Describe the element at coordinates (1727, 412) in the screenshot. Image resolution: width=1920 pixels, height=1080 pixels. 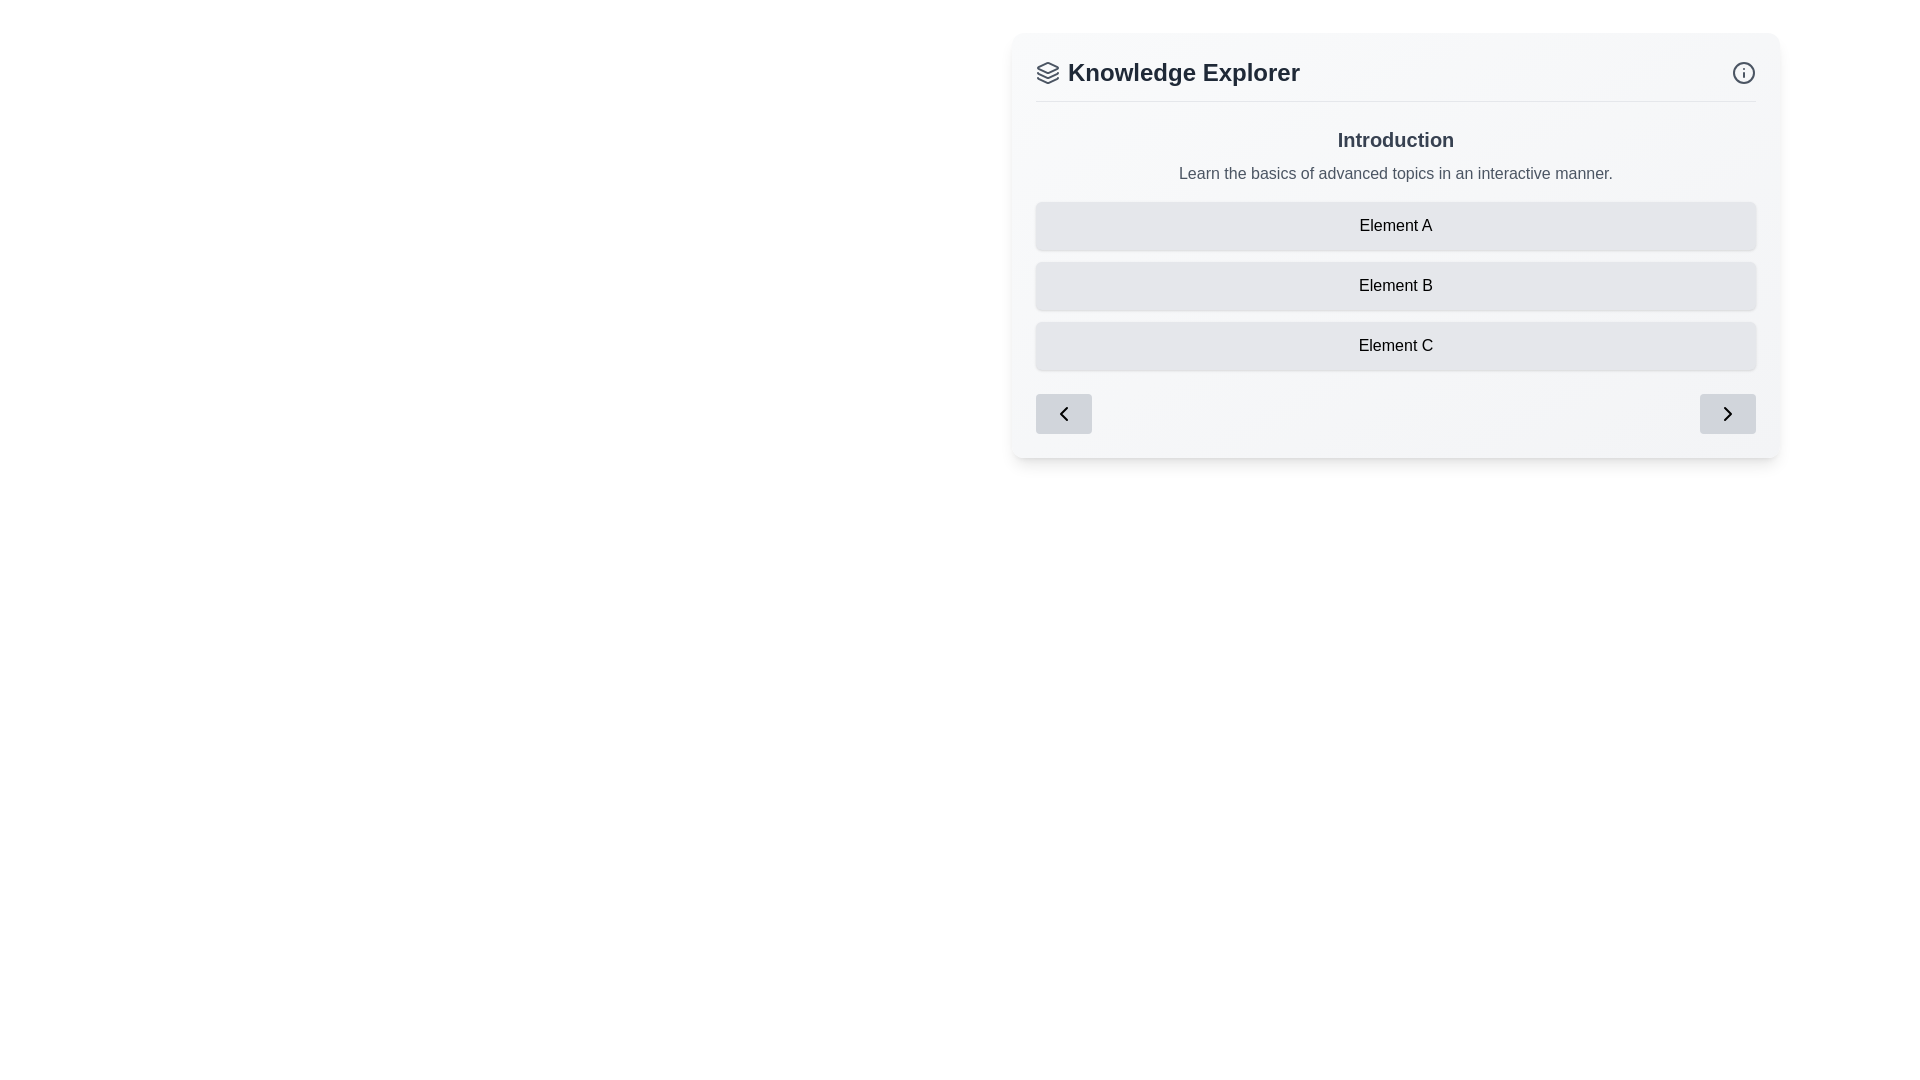
I see `the right-facing chevron icon located at the lower right corner of the panel` at that location.